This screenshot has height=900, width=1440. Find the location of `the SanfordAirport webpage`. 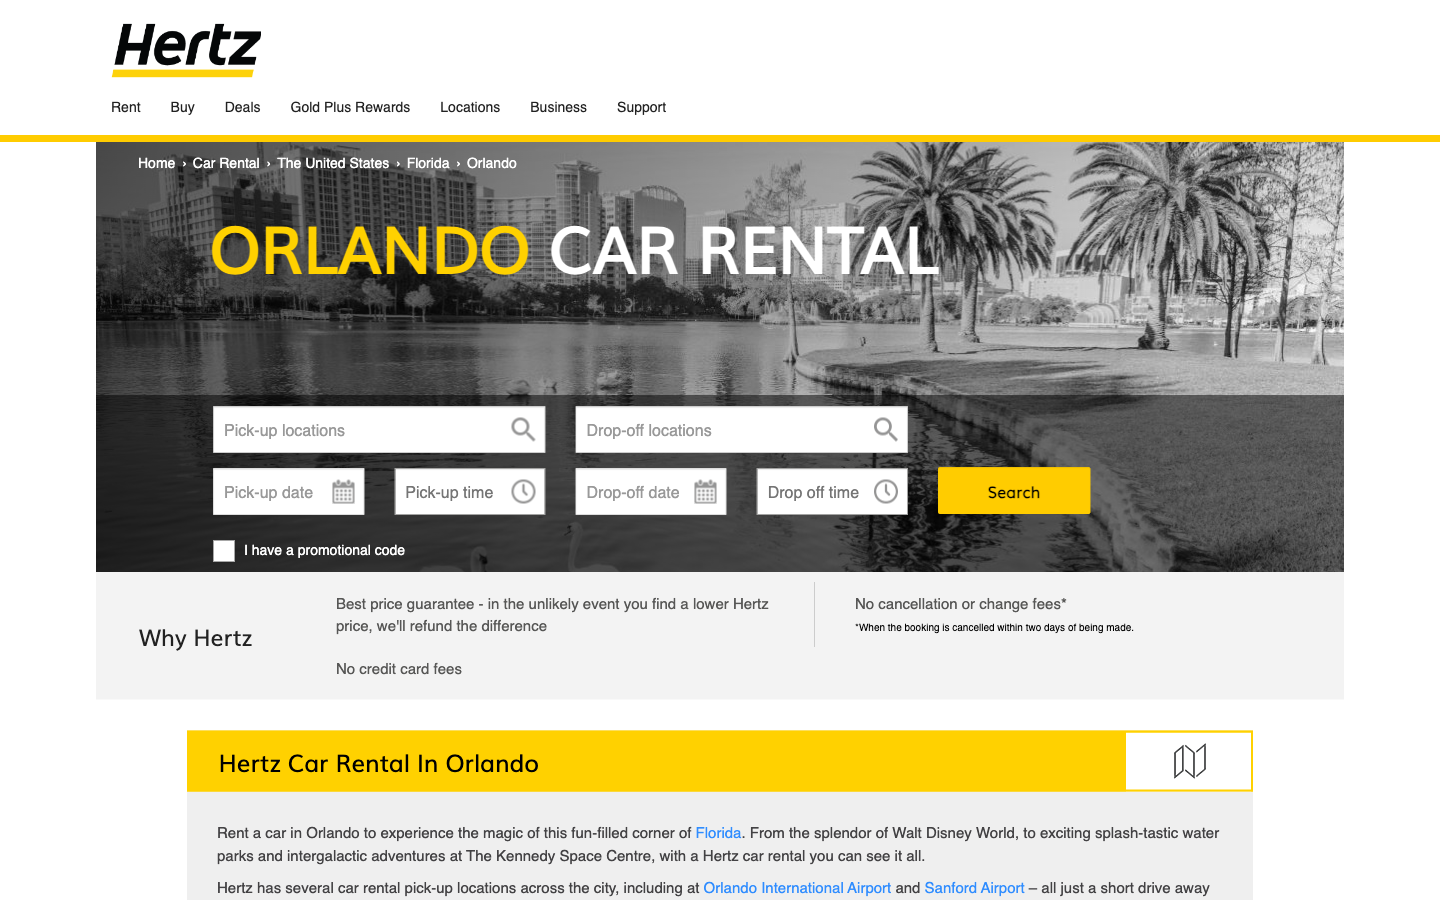

the SanfordAirport webpage is located at coordinates (974, 887).